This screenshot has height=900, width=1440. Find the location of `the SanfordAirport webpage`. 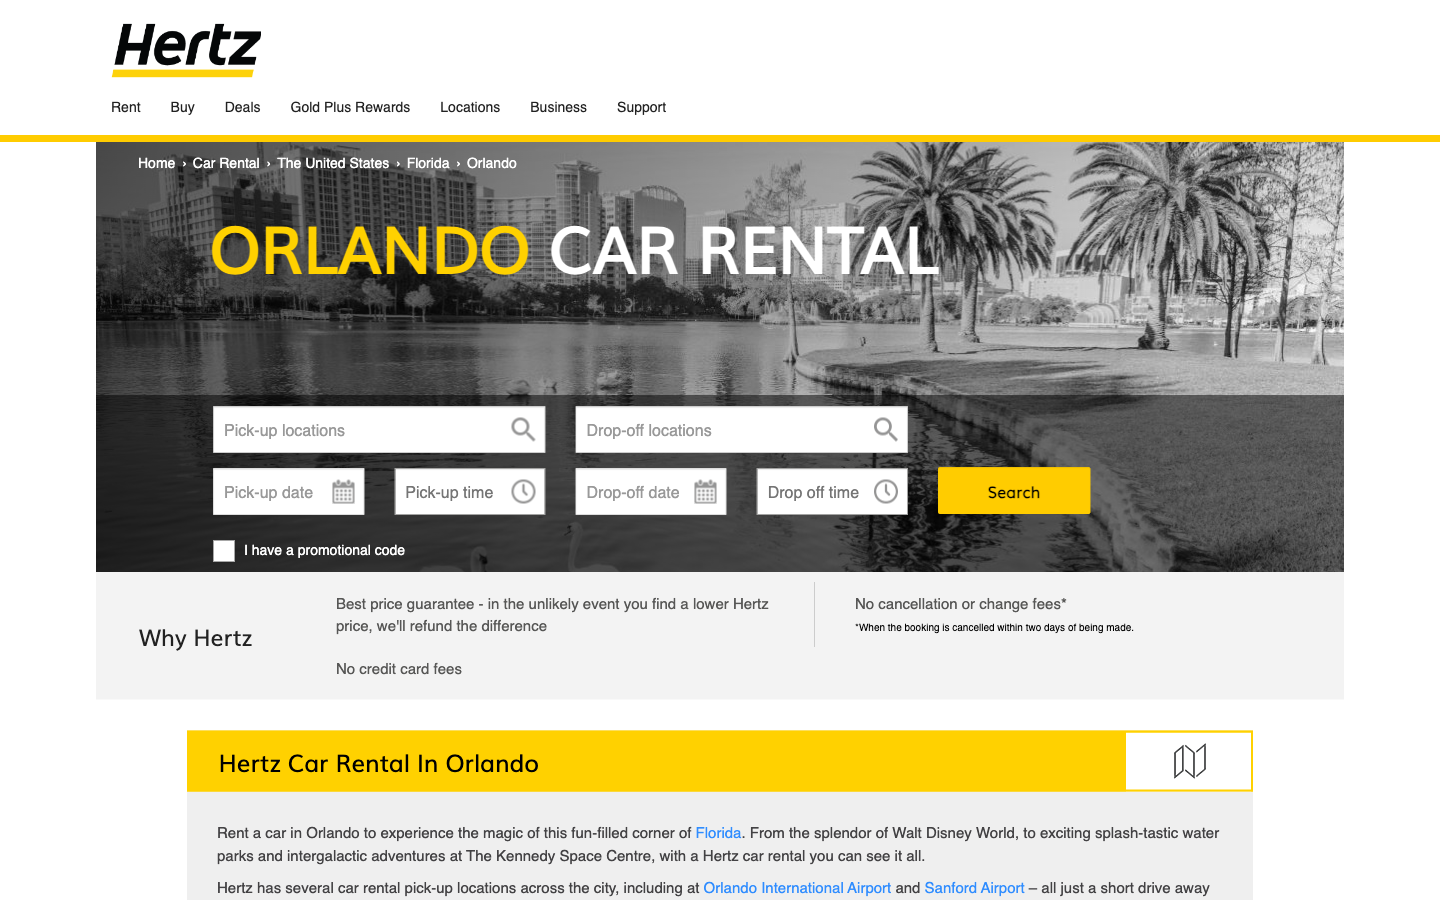

the SanfordAirport webpage is located at coordinates (974, 887).